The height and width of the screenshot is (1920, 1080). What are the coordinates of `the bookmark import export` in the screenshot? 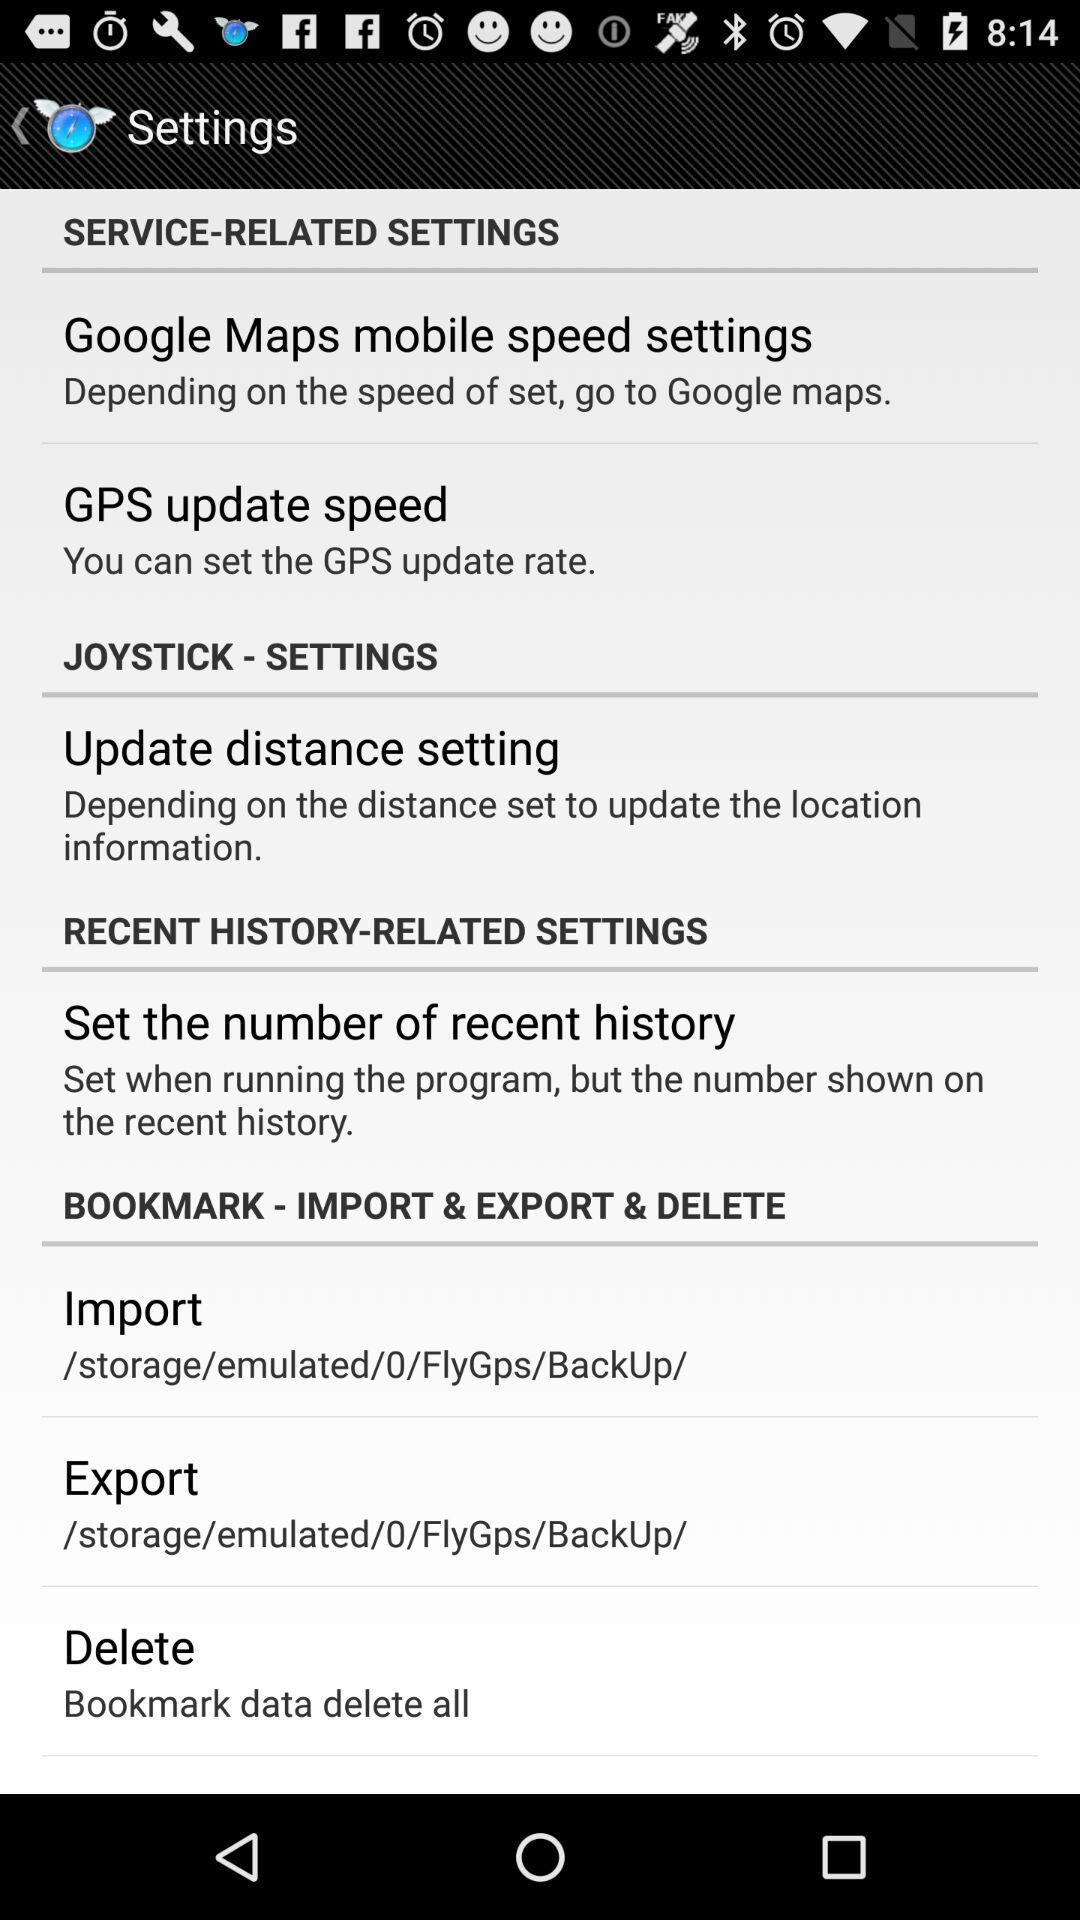 It's located at (540, 1203).